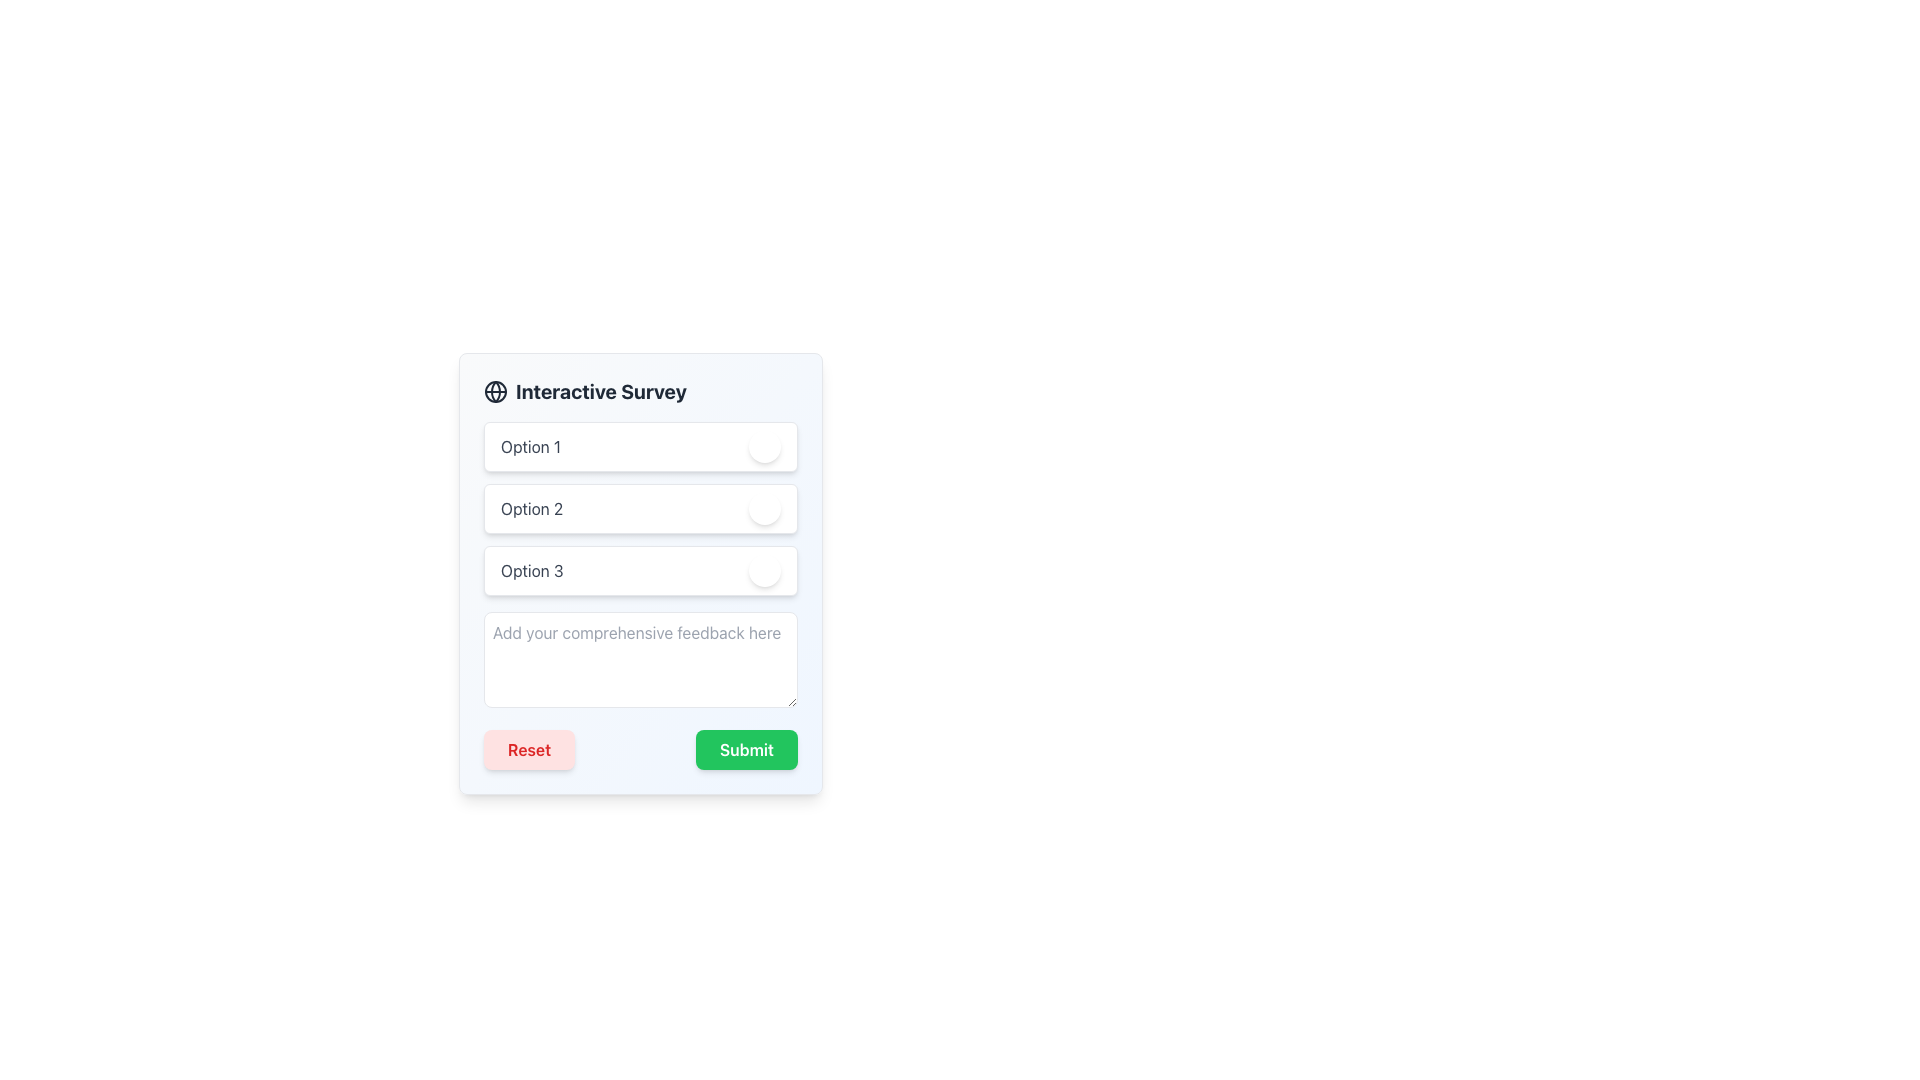 This screenshot has width=1920, height=1080. What do you see at coordinates (763, 508) in the screenshot?
I see `the toggle button located to the right of the 'Option 2' text in the second row of the options list for keyboard interaction` at bounding box center [763, 508].